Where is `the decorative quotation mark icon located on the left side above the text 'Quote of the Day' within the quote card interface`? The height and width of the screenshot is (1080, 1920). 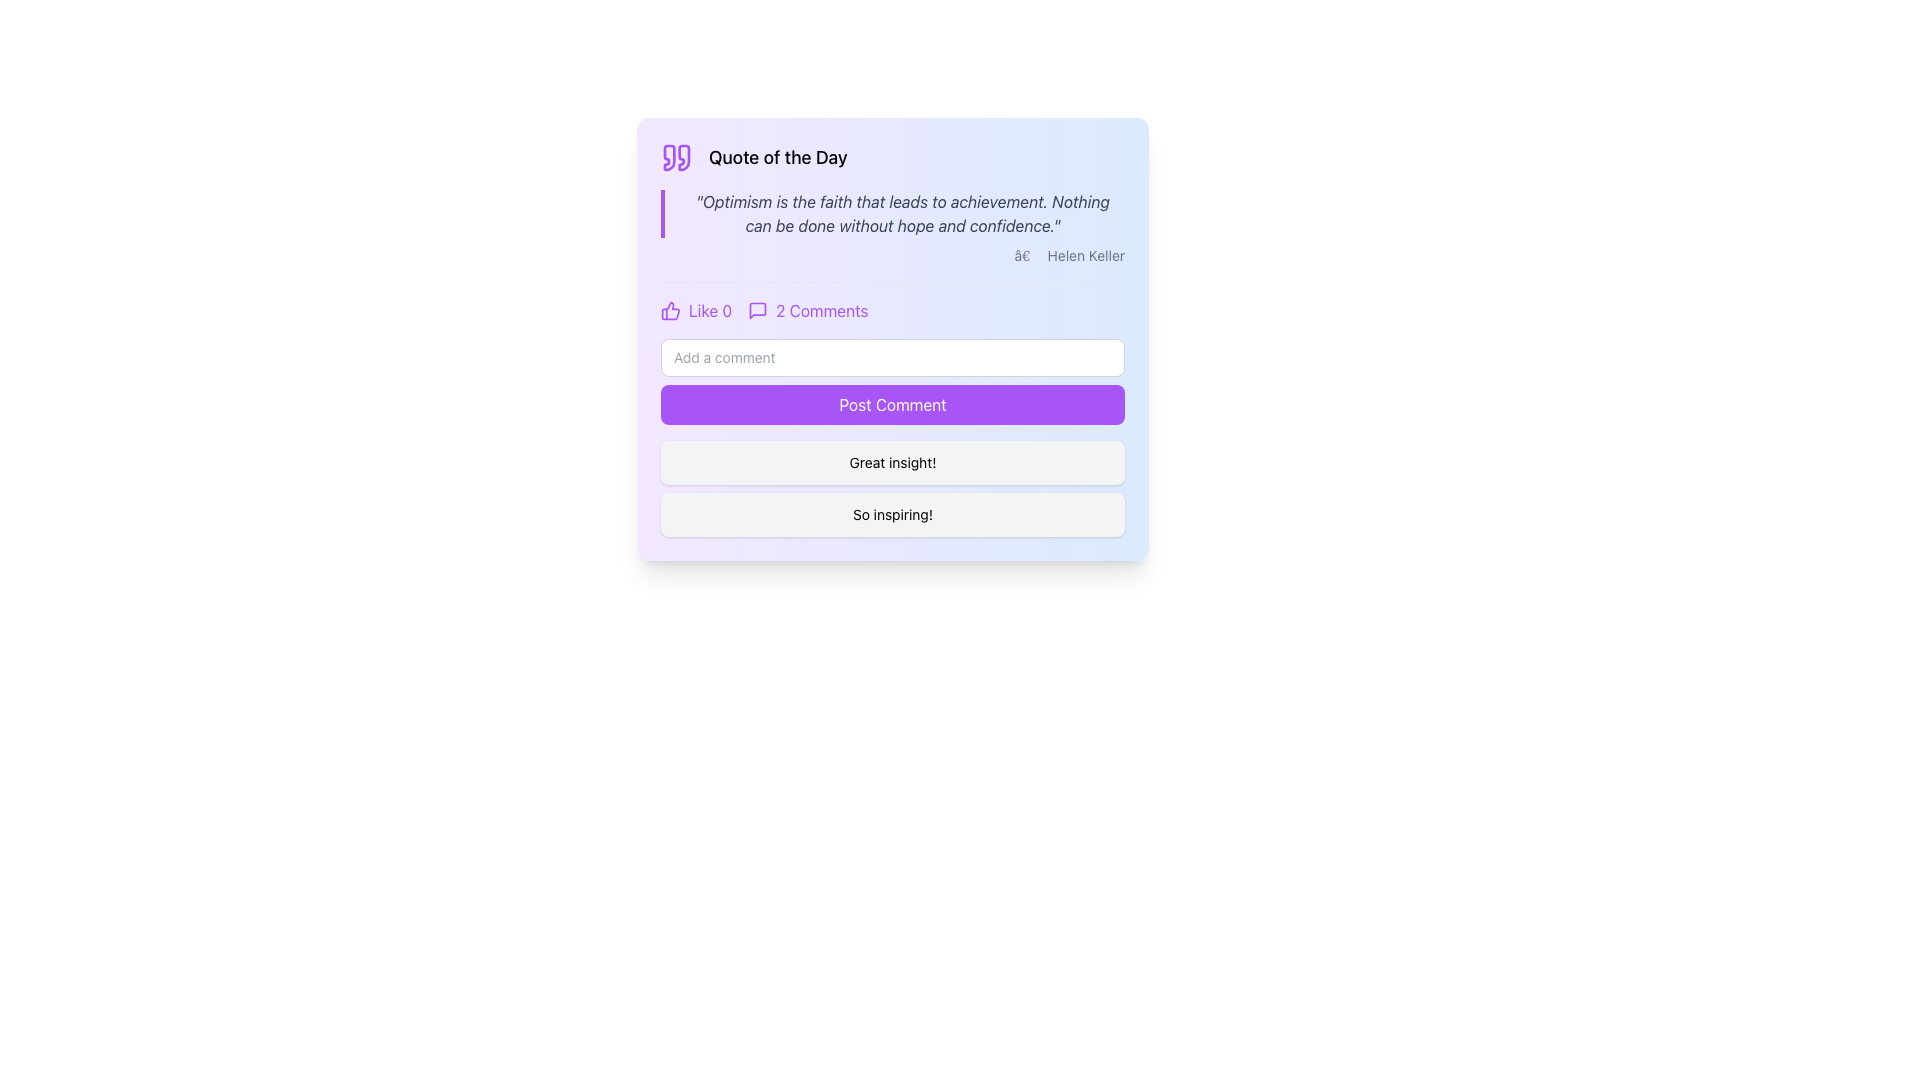 the decorative quotation mark icon located on the left side above the text 'Quote of the Day' within the quote card interface is located at coordinates (669, 157).